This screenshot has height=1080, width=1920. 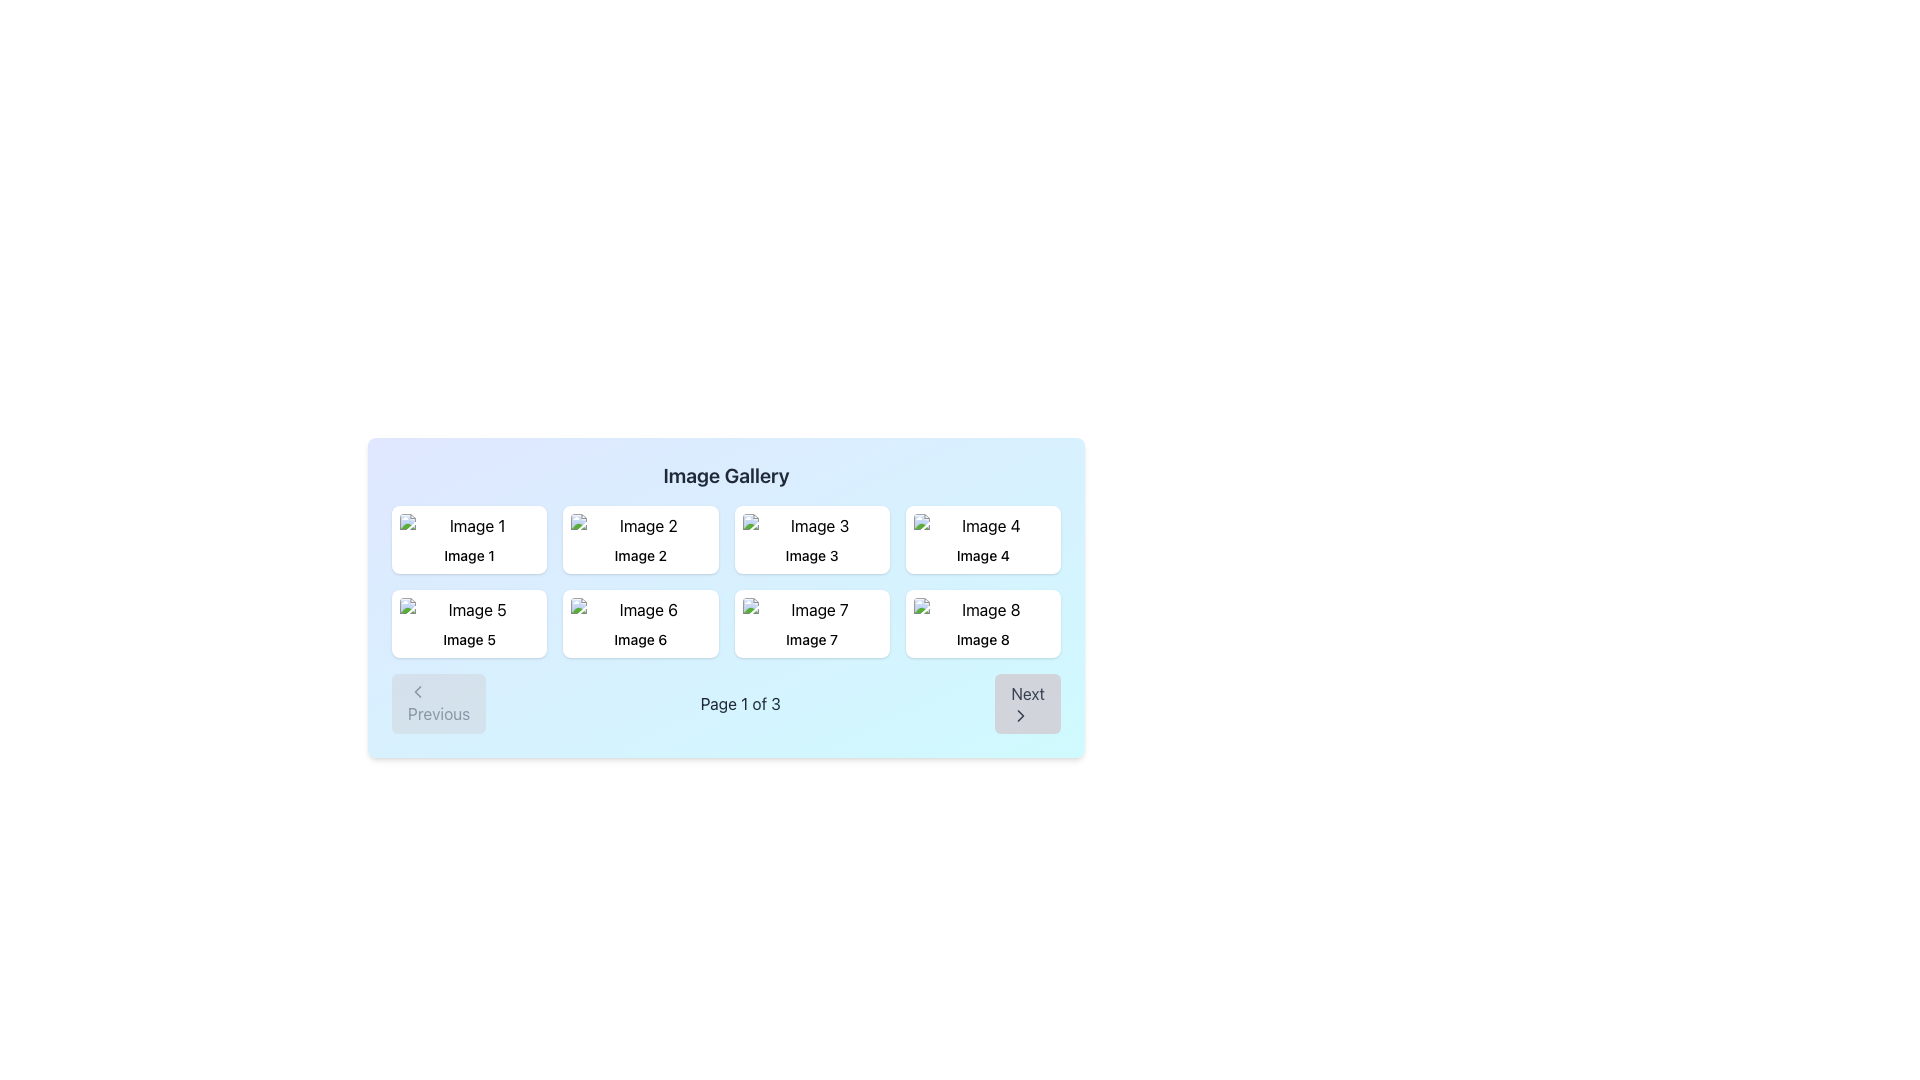 What do you see at coordinates (468, 540) in the screenshot?
I see `the first Information card in the top-left corner of the 2x4 grid layout, which displays a preview image and text` at bounding box center [468, 540].